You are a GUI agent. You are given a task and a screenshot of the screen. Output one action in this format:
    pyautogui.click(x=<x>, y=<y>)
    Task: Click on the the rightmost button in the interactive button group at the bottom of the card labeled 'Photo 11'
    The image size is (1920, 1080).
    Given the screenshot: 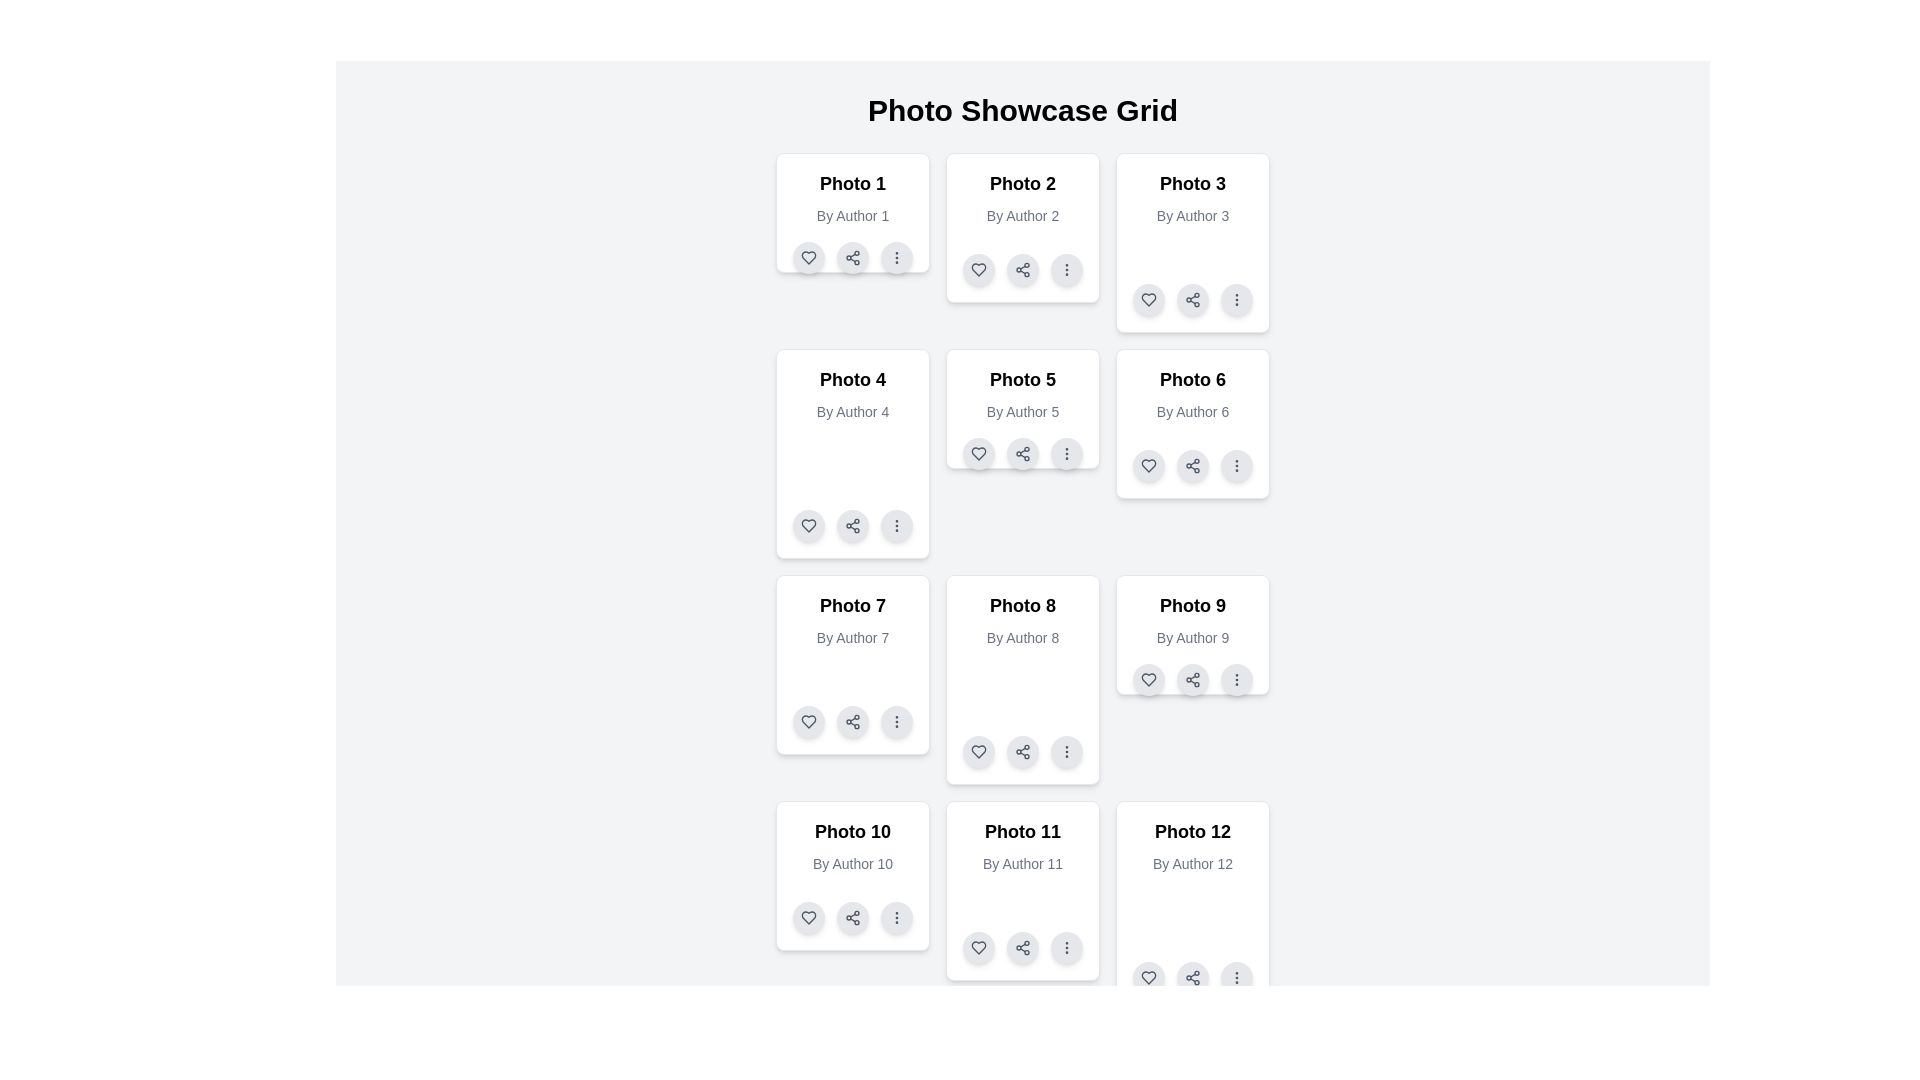 What is the action you would take?
    pyautogui.click(x=1065, y=947)
    